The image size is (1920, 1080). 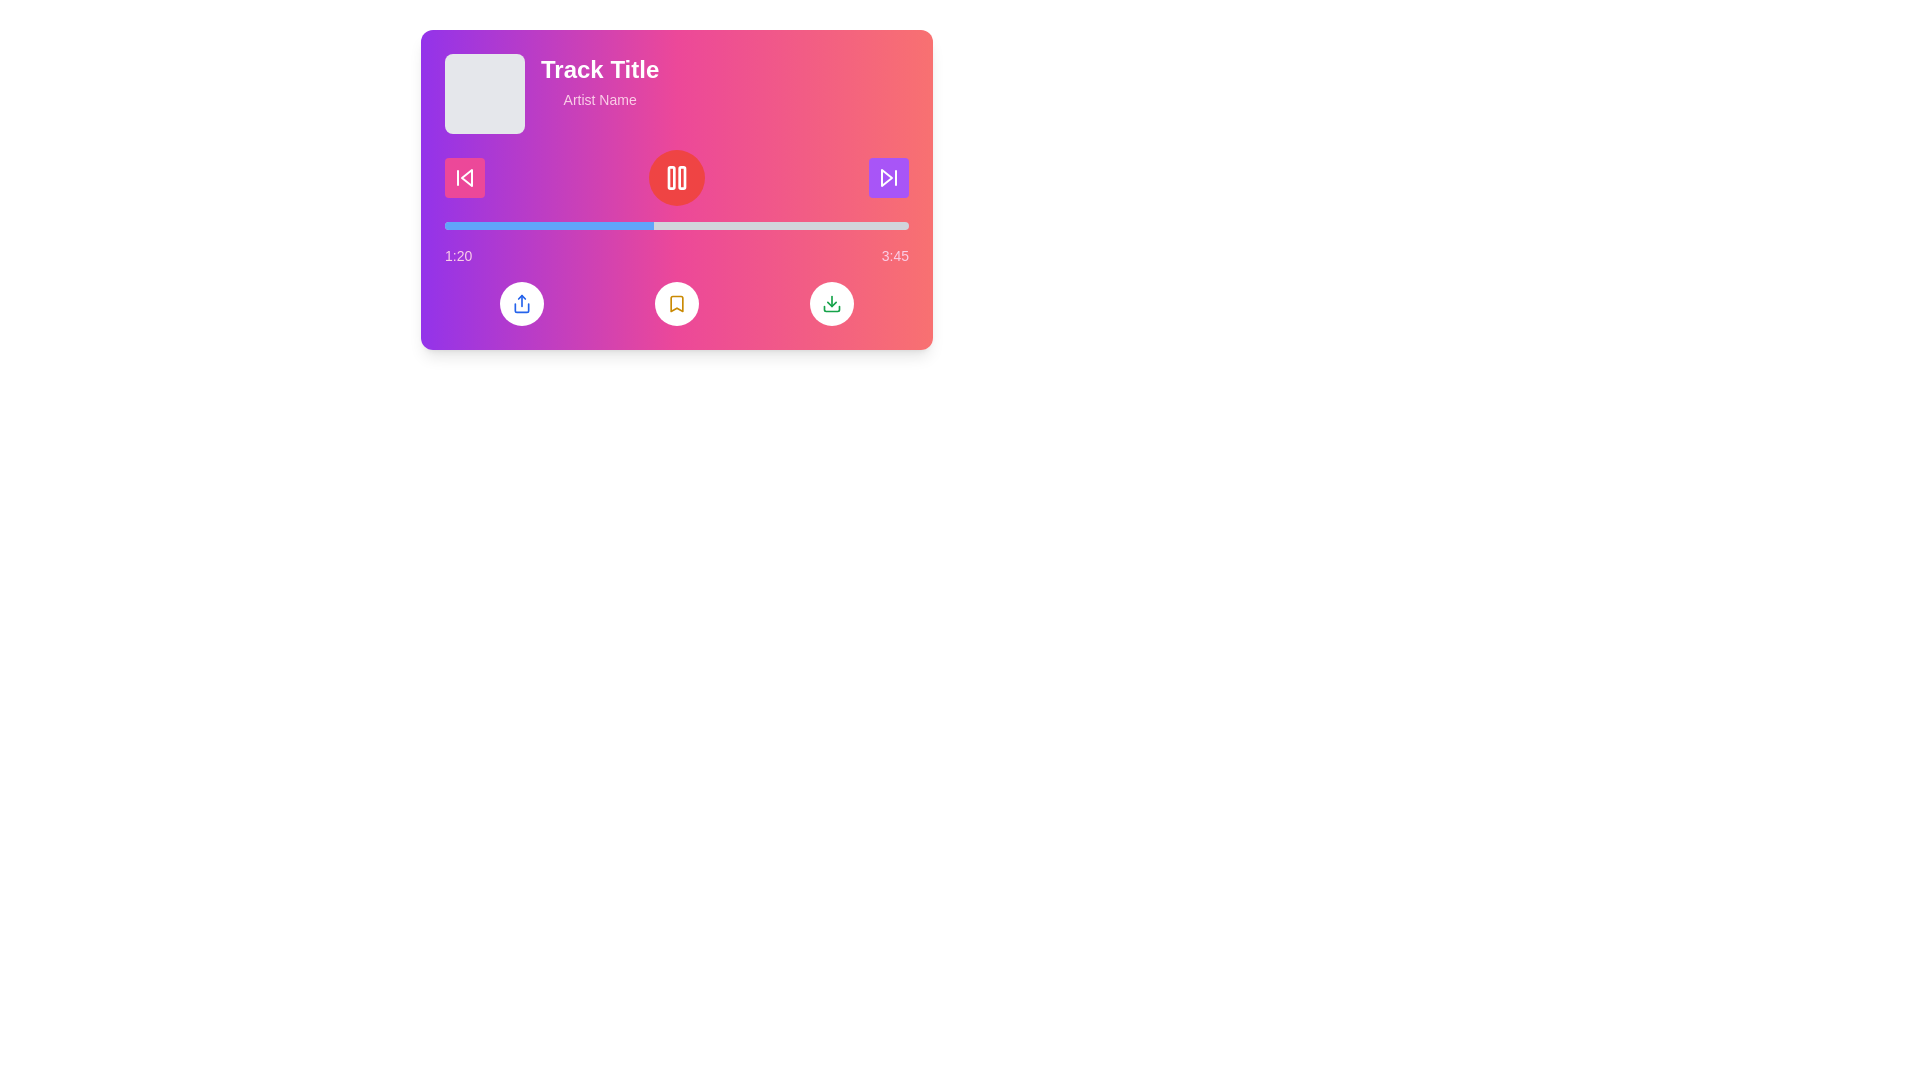 What do you see at coordinates (676, 304) in the screenshot?
I see `the circular button with a yellow bookmark icon located in the middle of three buttons beneath the progress bar of the media player interface` at bounding box center [676, 304].